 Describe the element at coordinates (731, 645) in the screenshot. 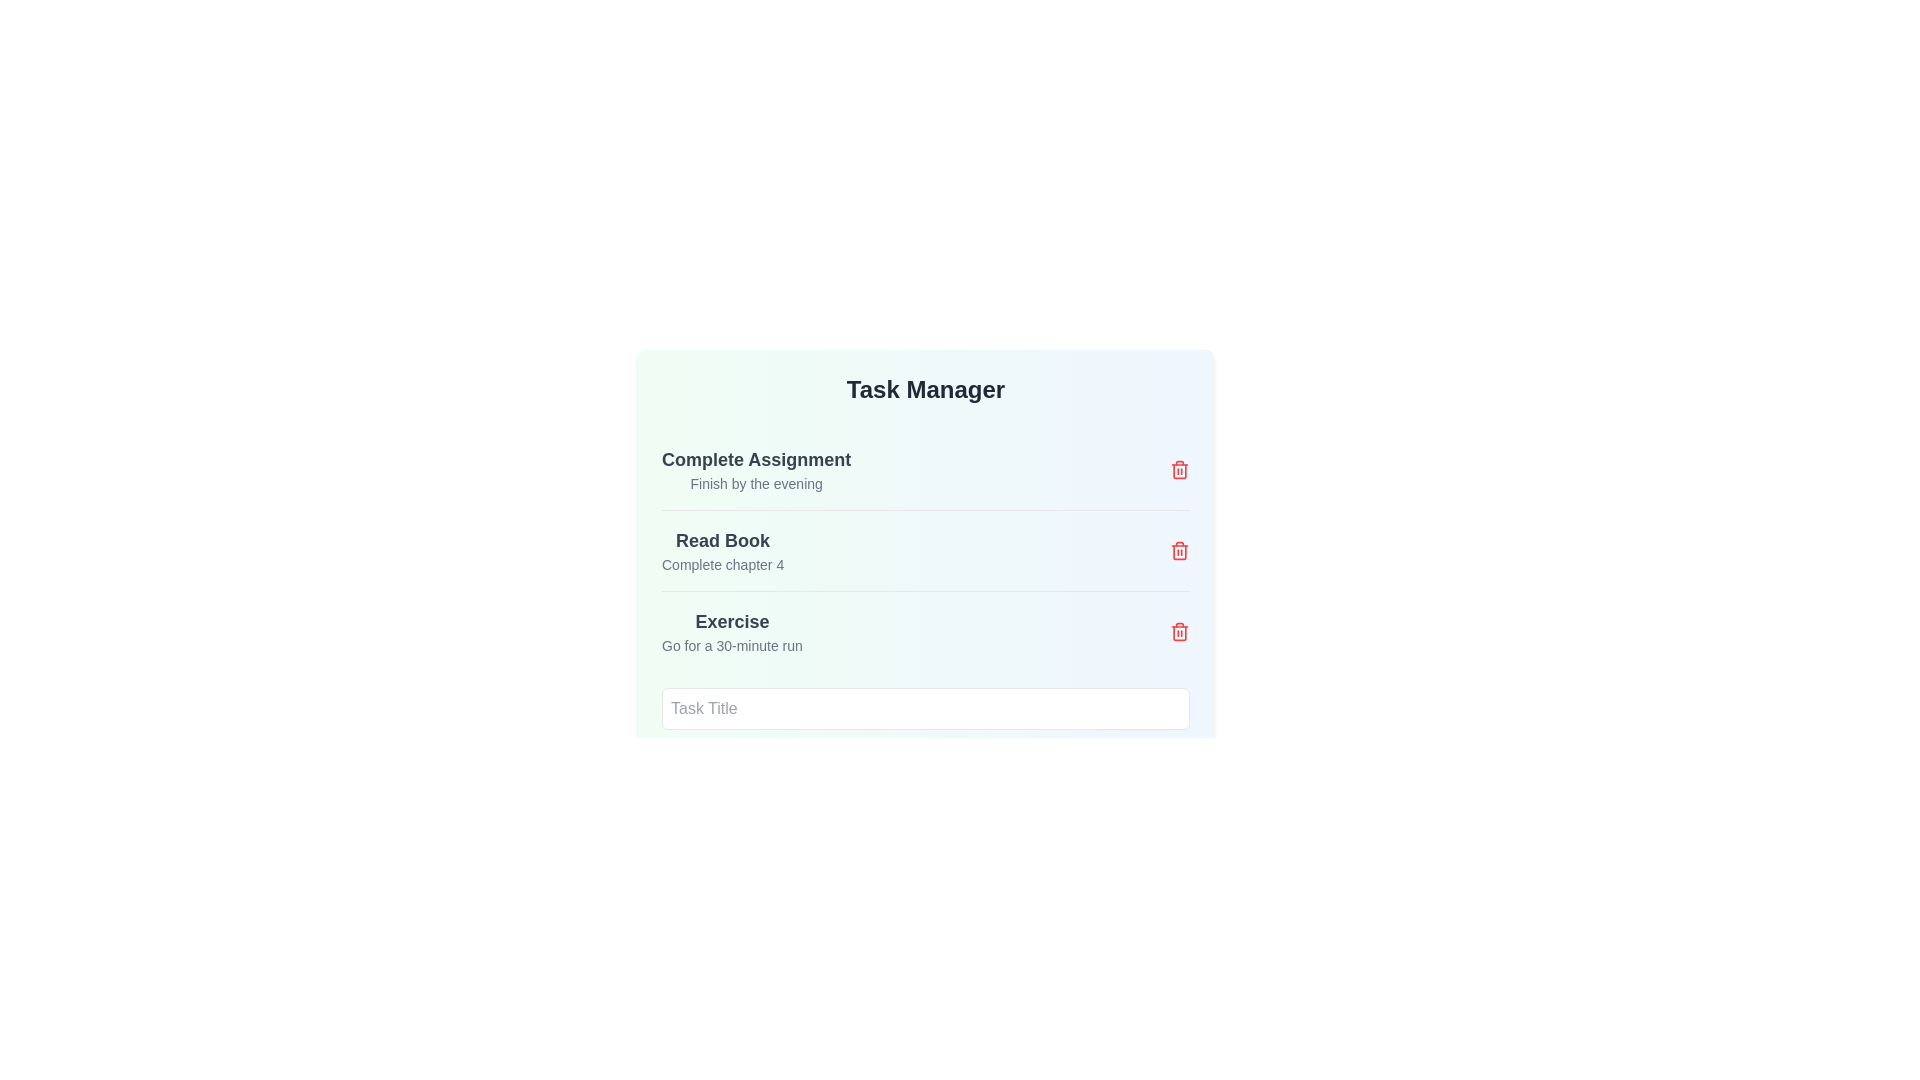

I see `text label that provides additional details for the task titled 'Exercise', located below the heading and aligned to the left` at that location.